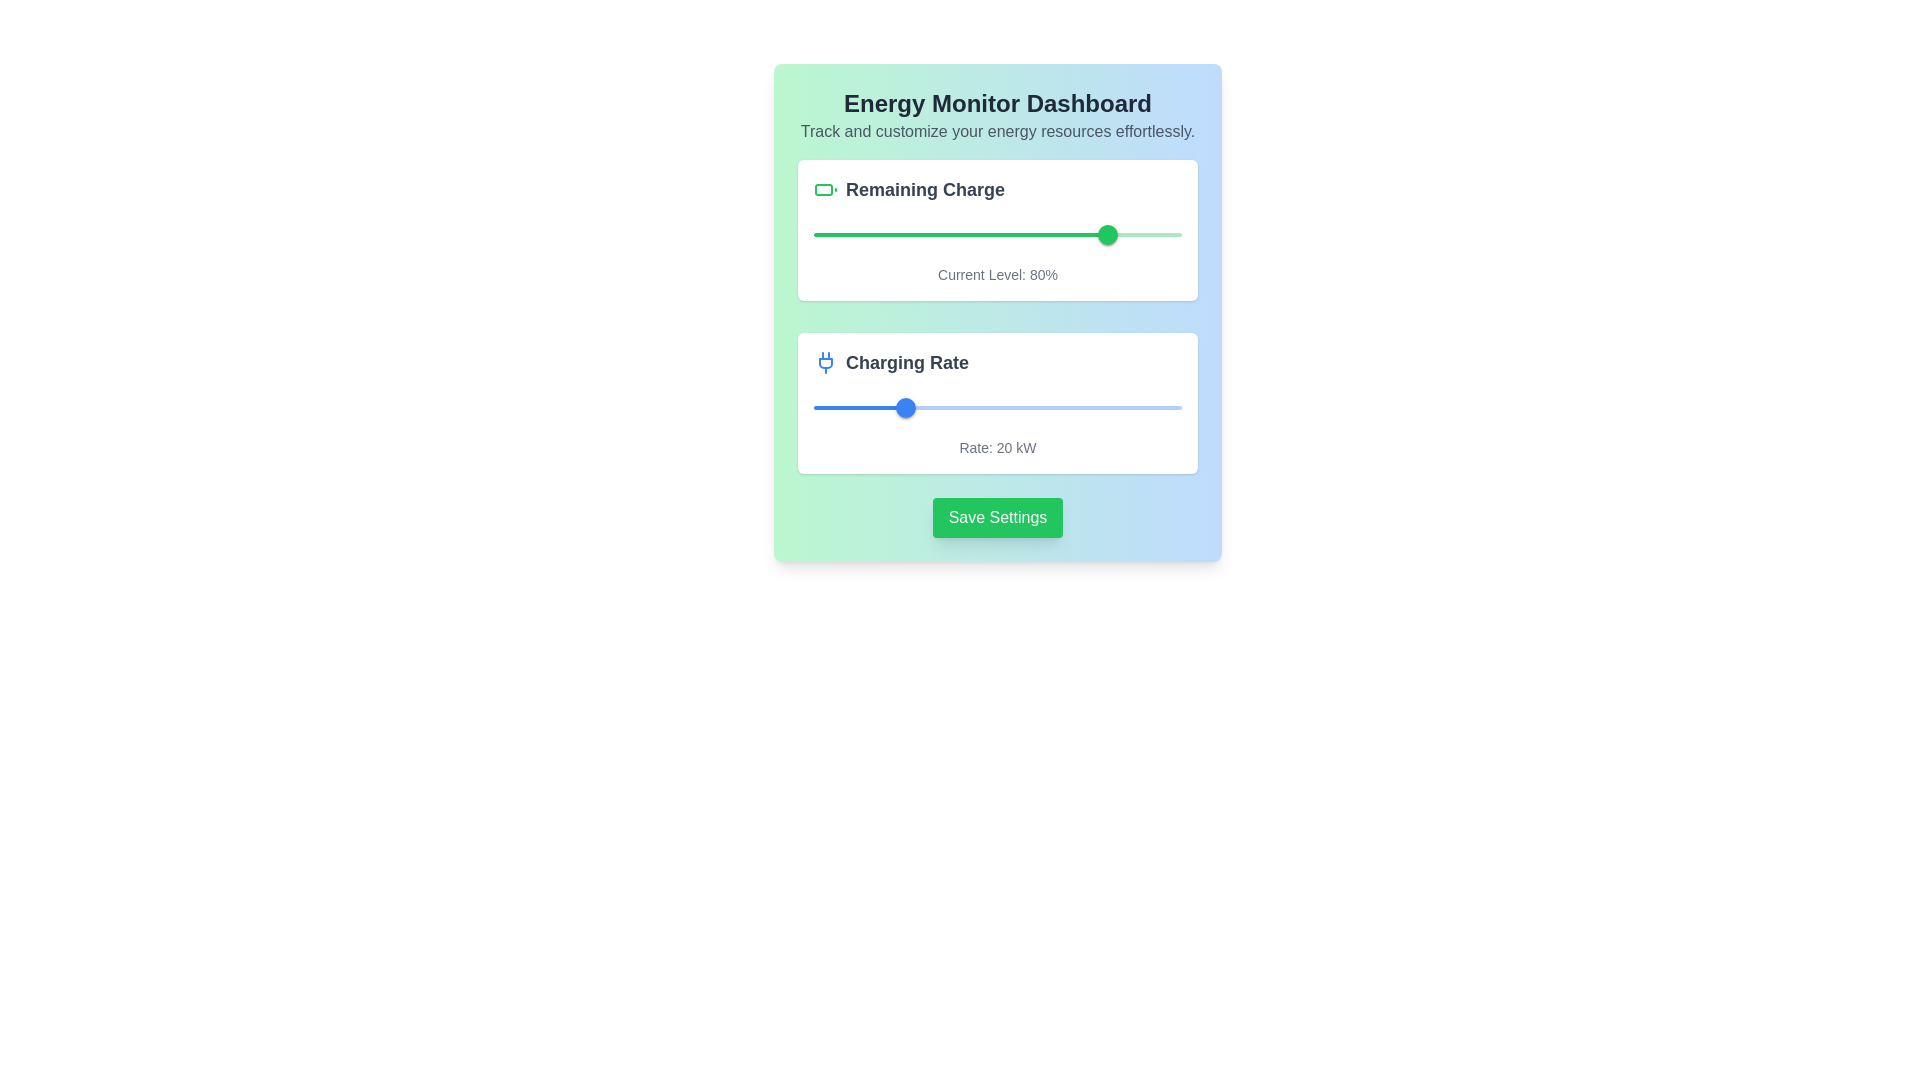 The image size is (1920, 1080). Describe the element at coordinates (1085, 407) in the screenshot. I see `the slider` at that location.